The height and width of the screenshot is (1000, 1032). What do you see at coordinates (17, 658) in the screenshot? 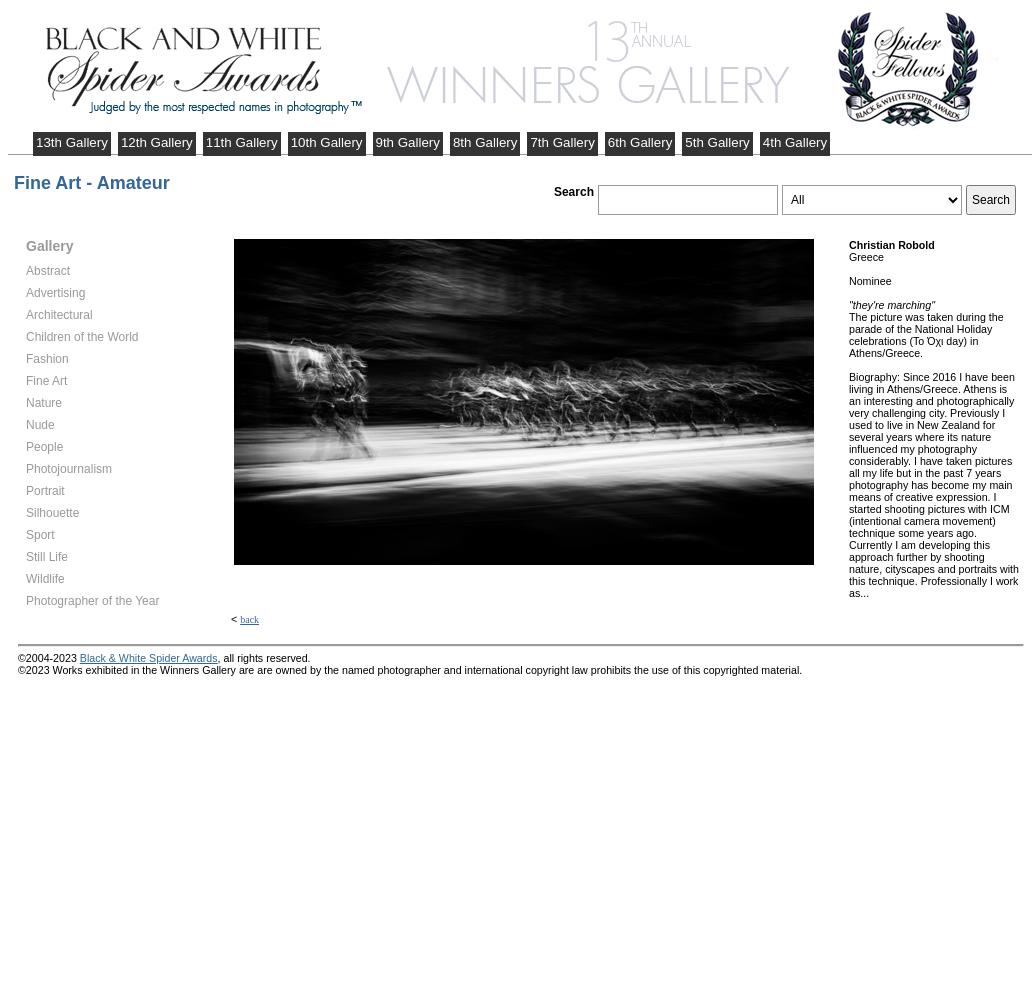
I see `'©2004-2023'` at bounding box center [17, 658].